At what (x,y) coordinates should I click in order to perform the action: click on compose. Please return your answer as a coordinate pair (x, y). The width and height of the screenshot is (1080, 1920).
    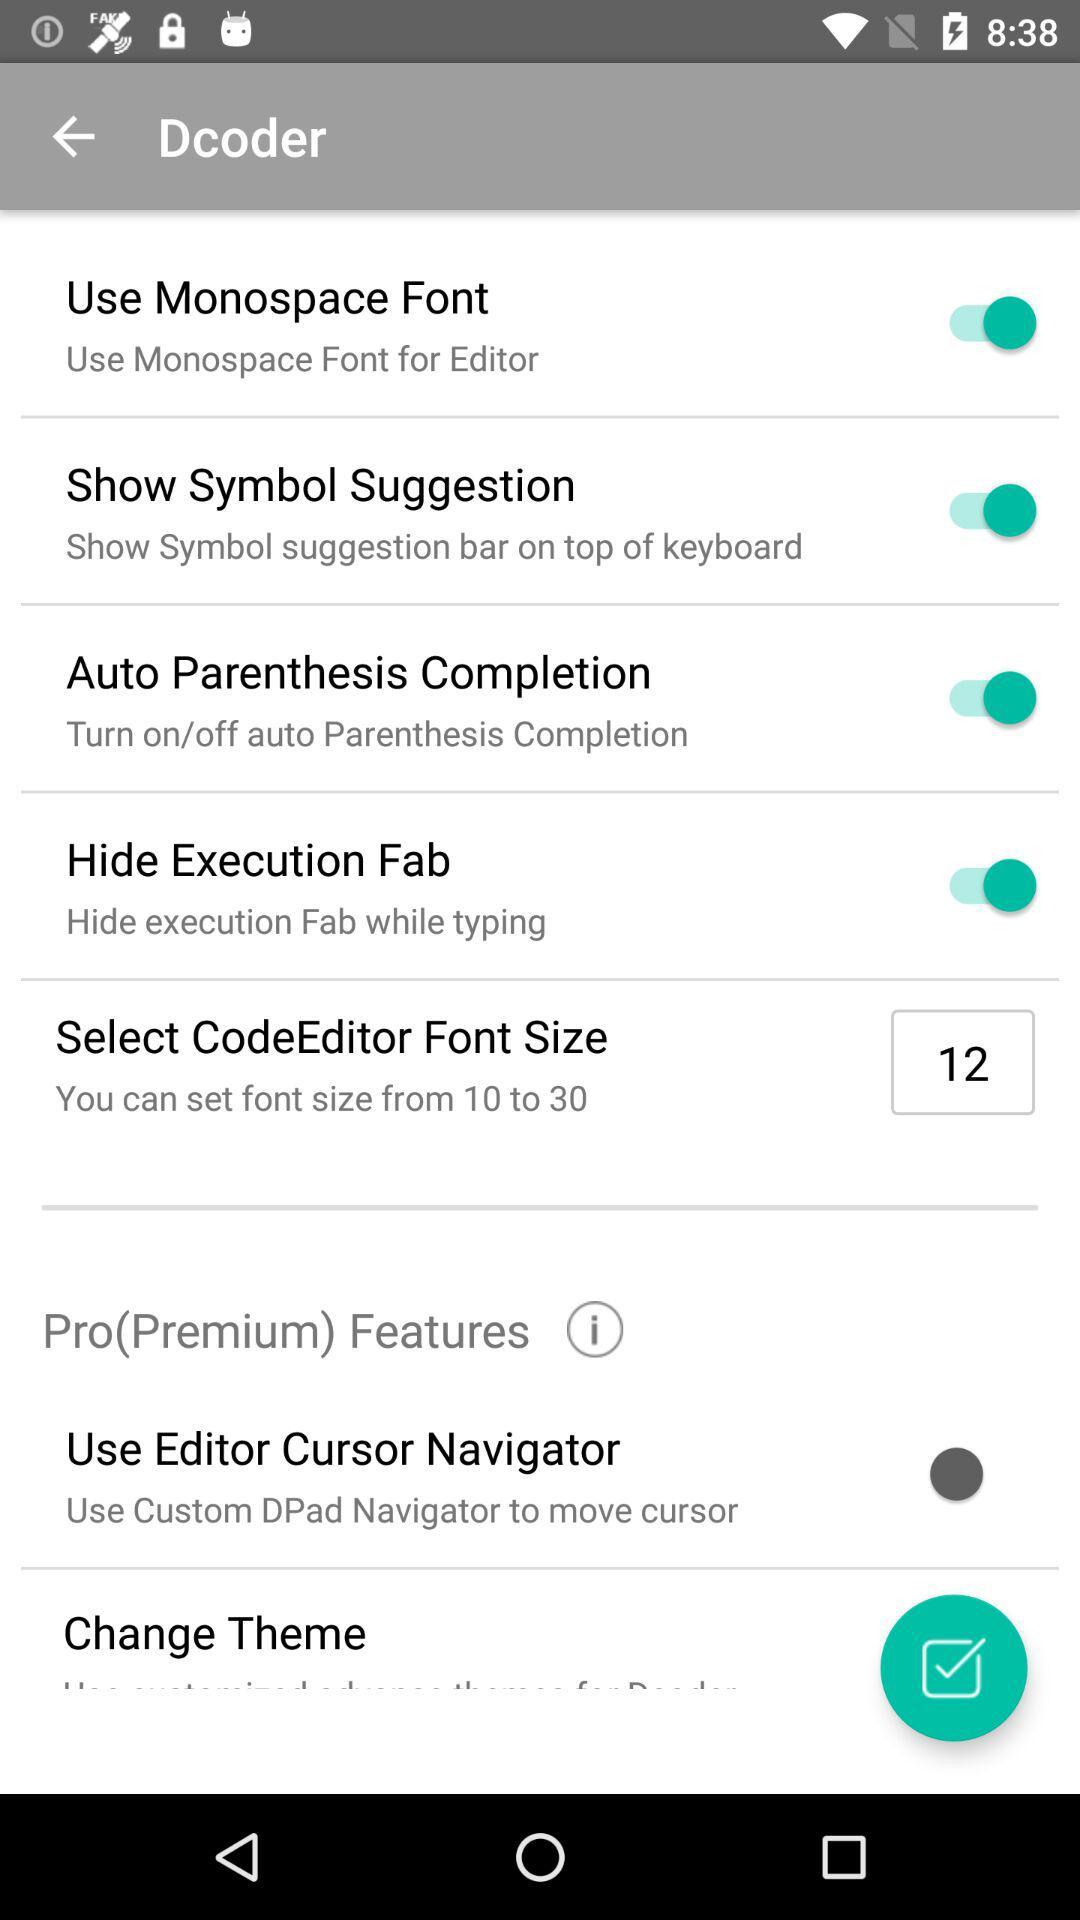
    Looking at the image, I should click on (952, 1667).